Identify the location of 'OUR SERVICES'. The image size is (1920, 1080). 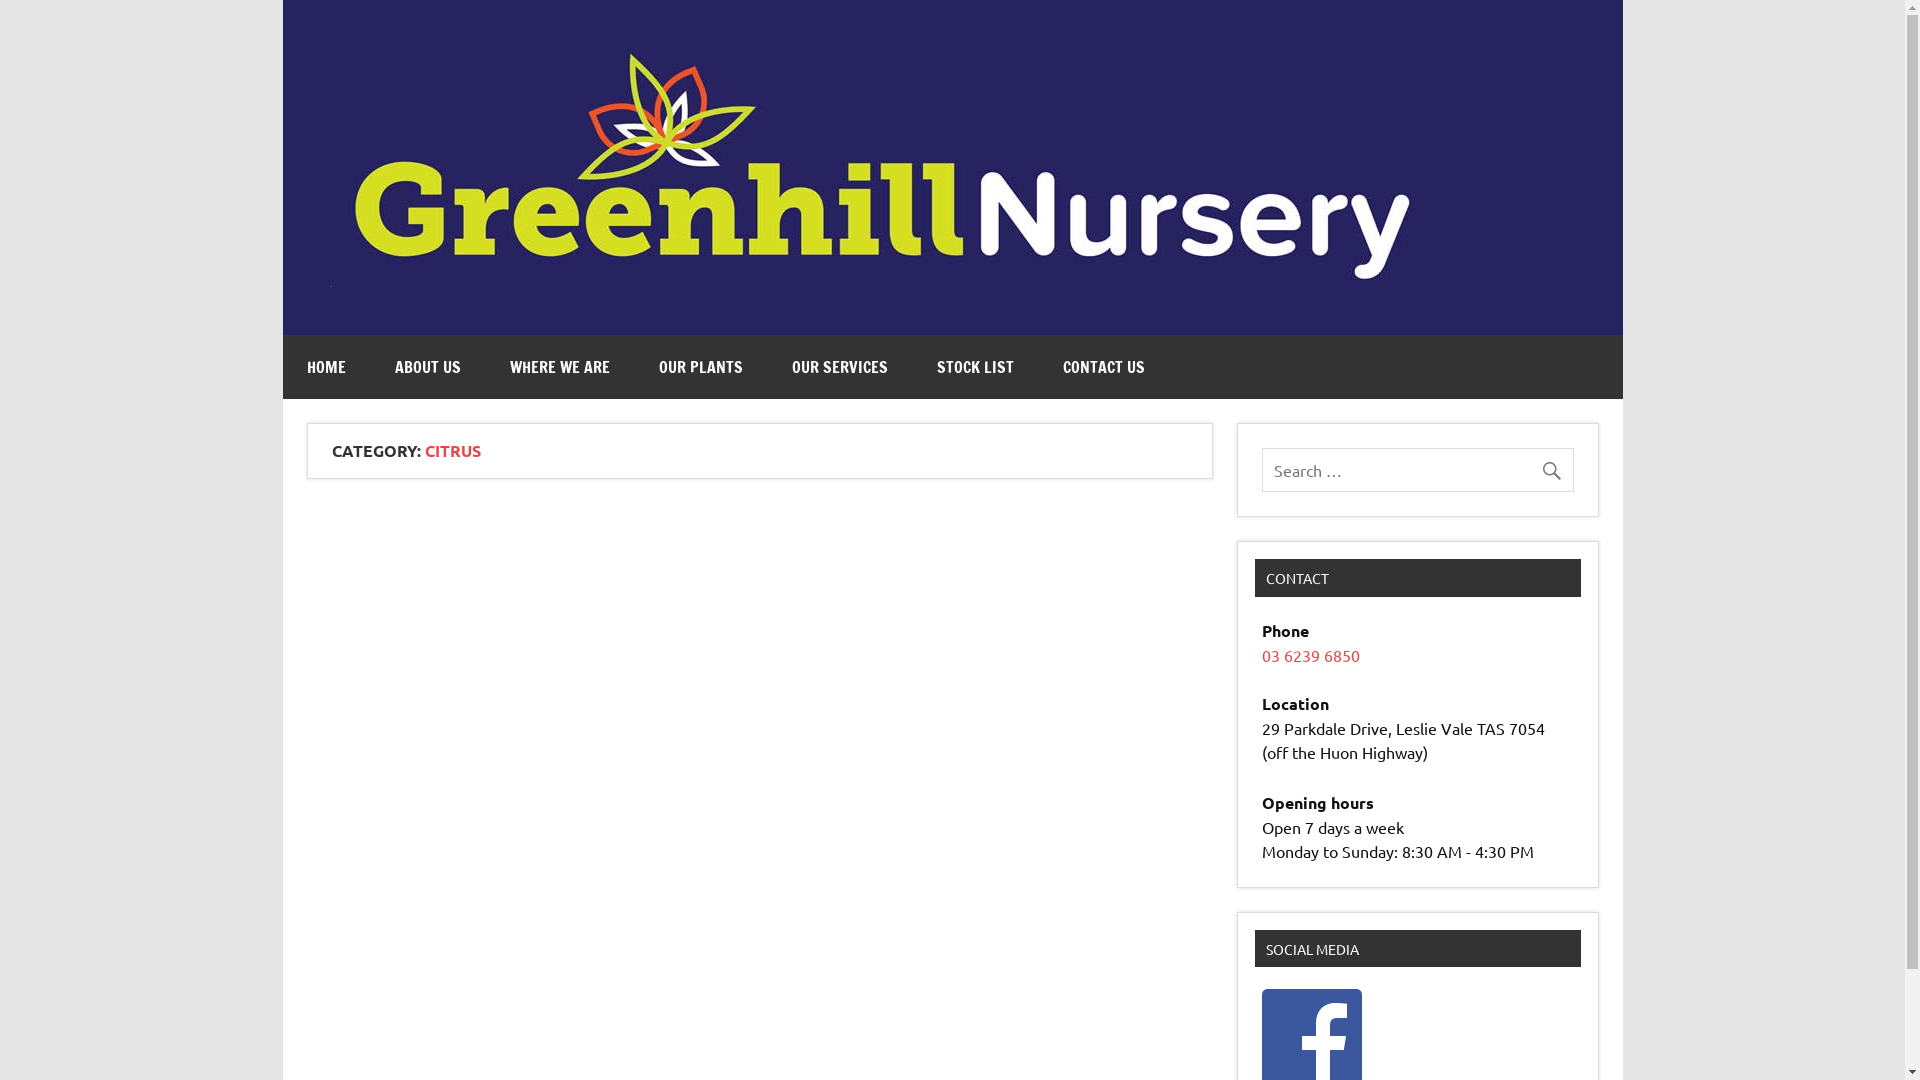
(840, 366).